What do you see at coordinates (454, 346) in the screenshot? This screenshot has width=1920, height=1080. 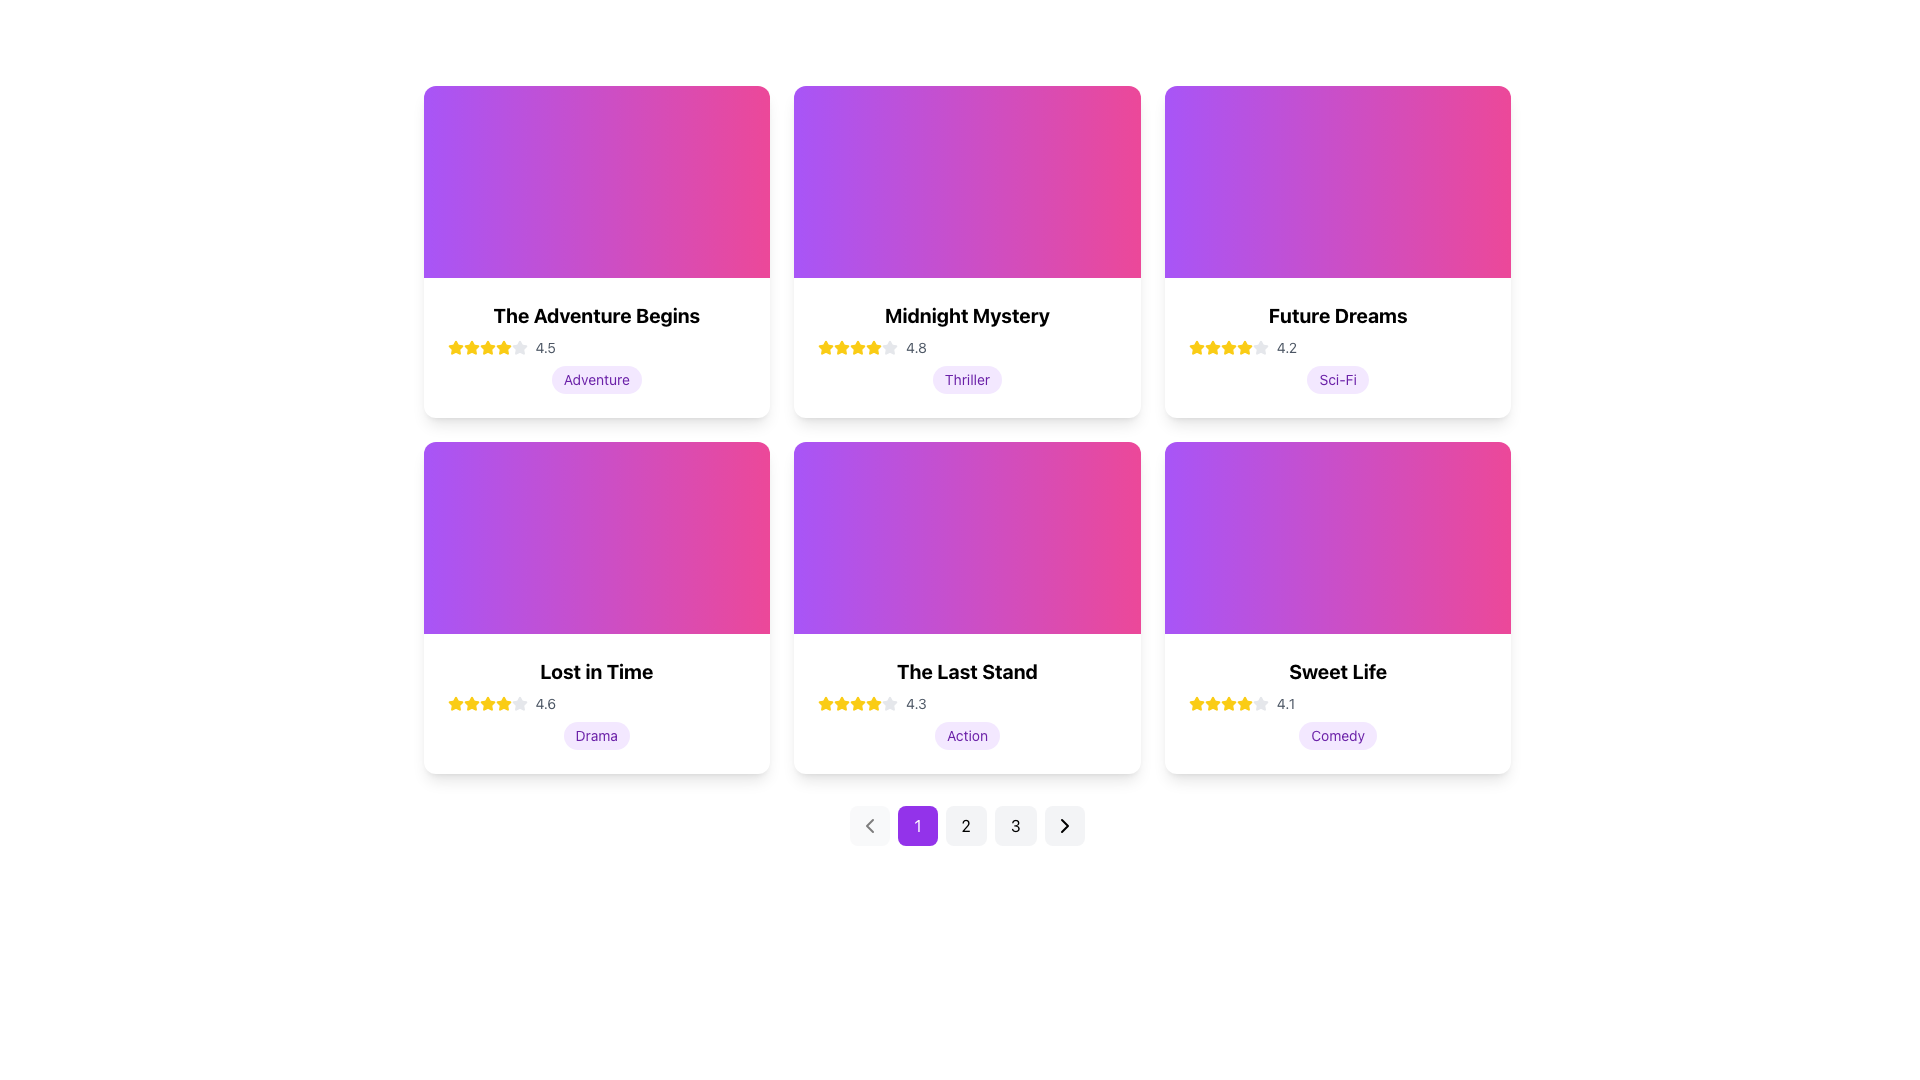 I see `the first star icon, which is yellow-filled with a border stroke, located below the title 'The Adventure Begins' to indicate the rating for the item` at bounding box center [454, 346].